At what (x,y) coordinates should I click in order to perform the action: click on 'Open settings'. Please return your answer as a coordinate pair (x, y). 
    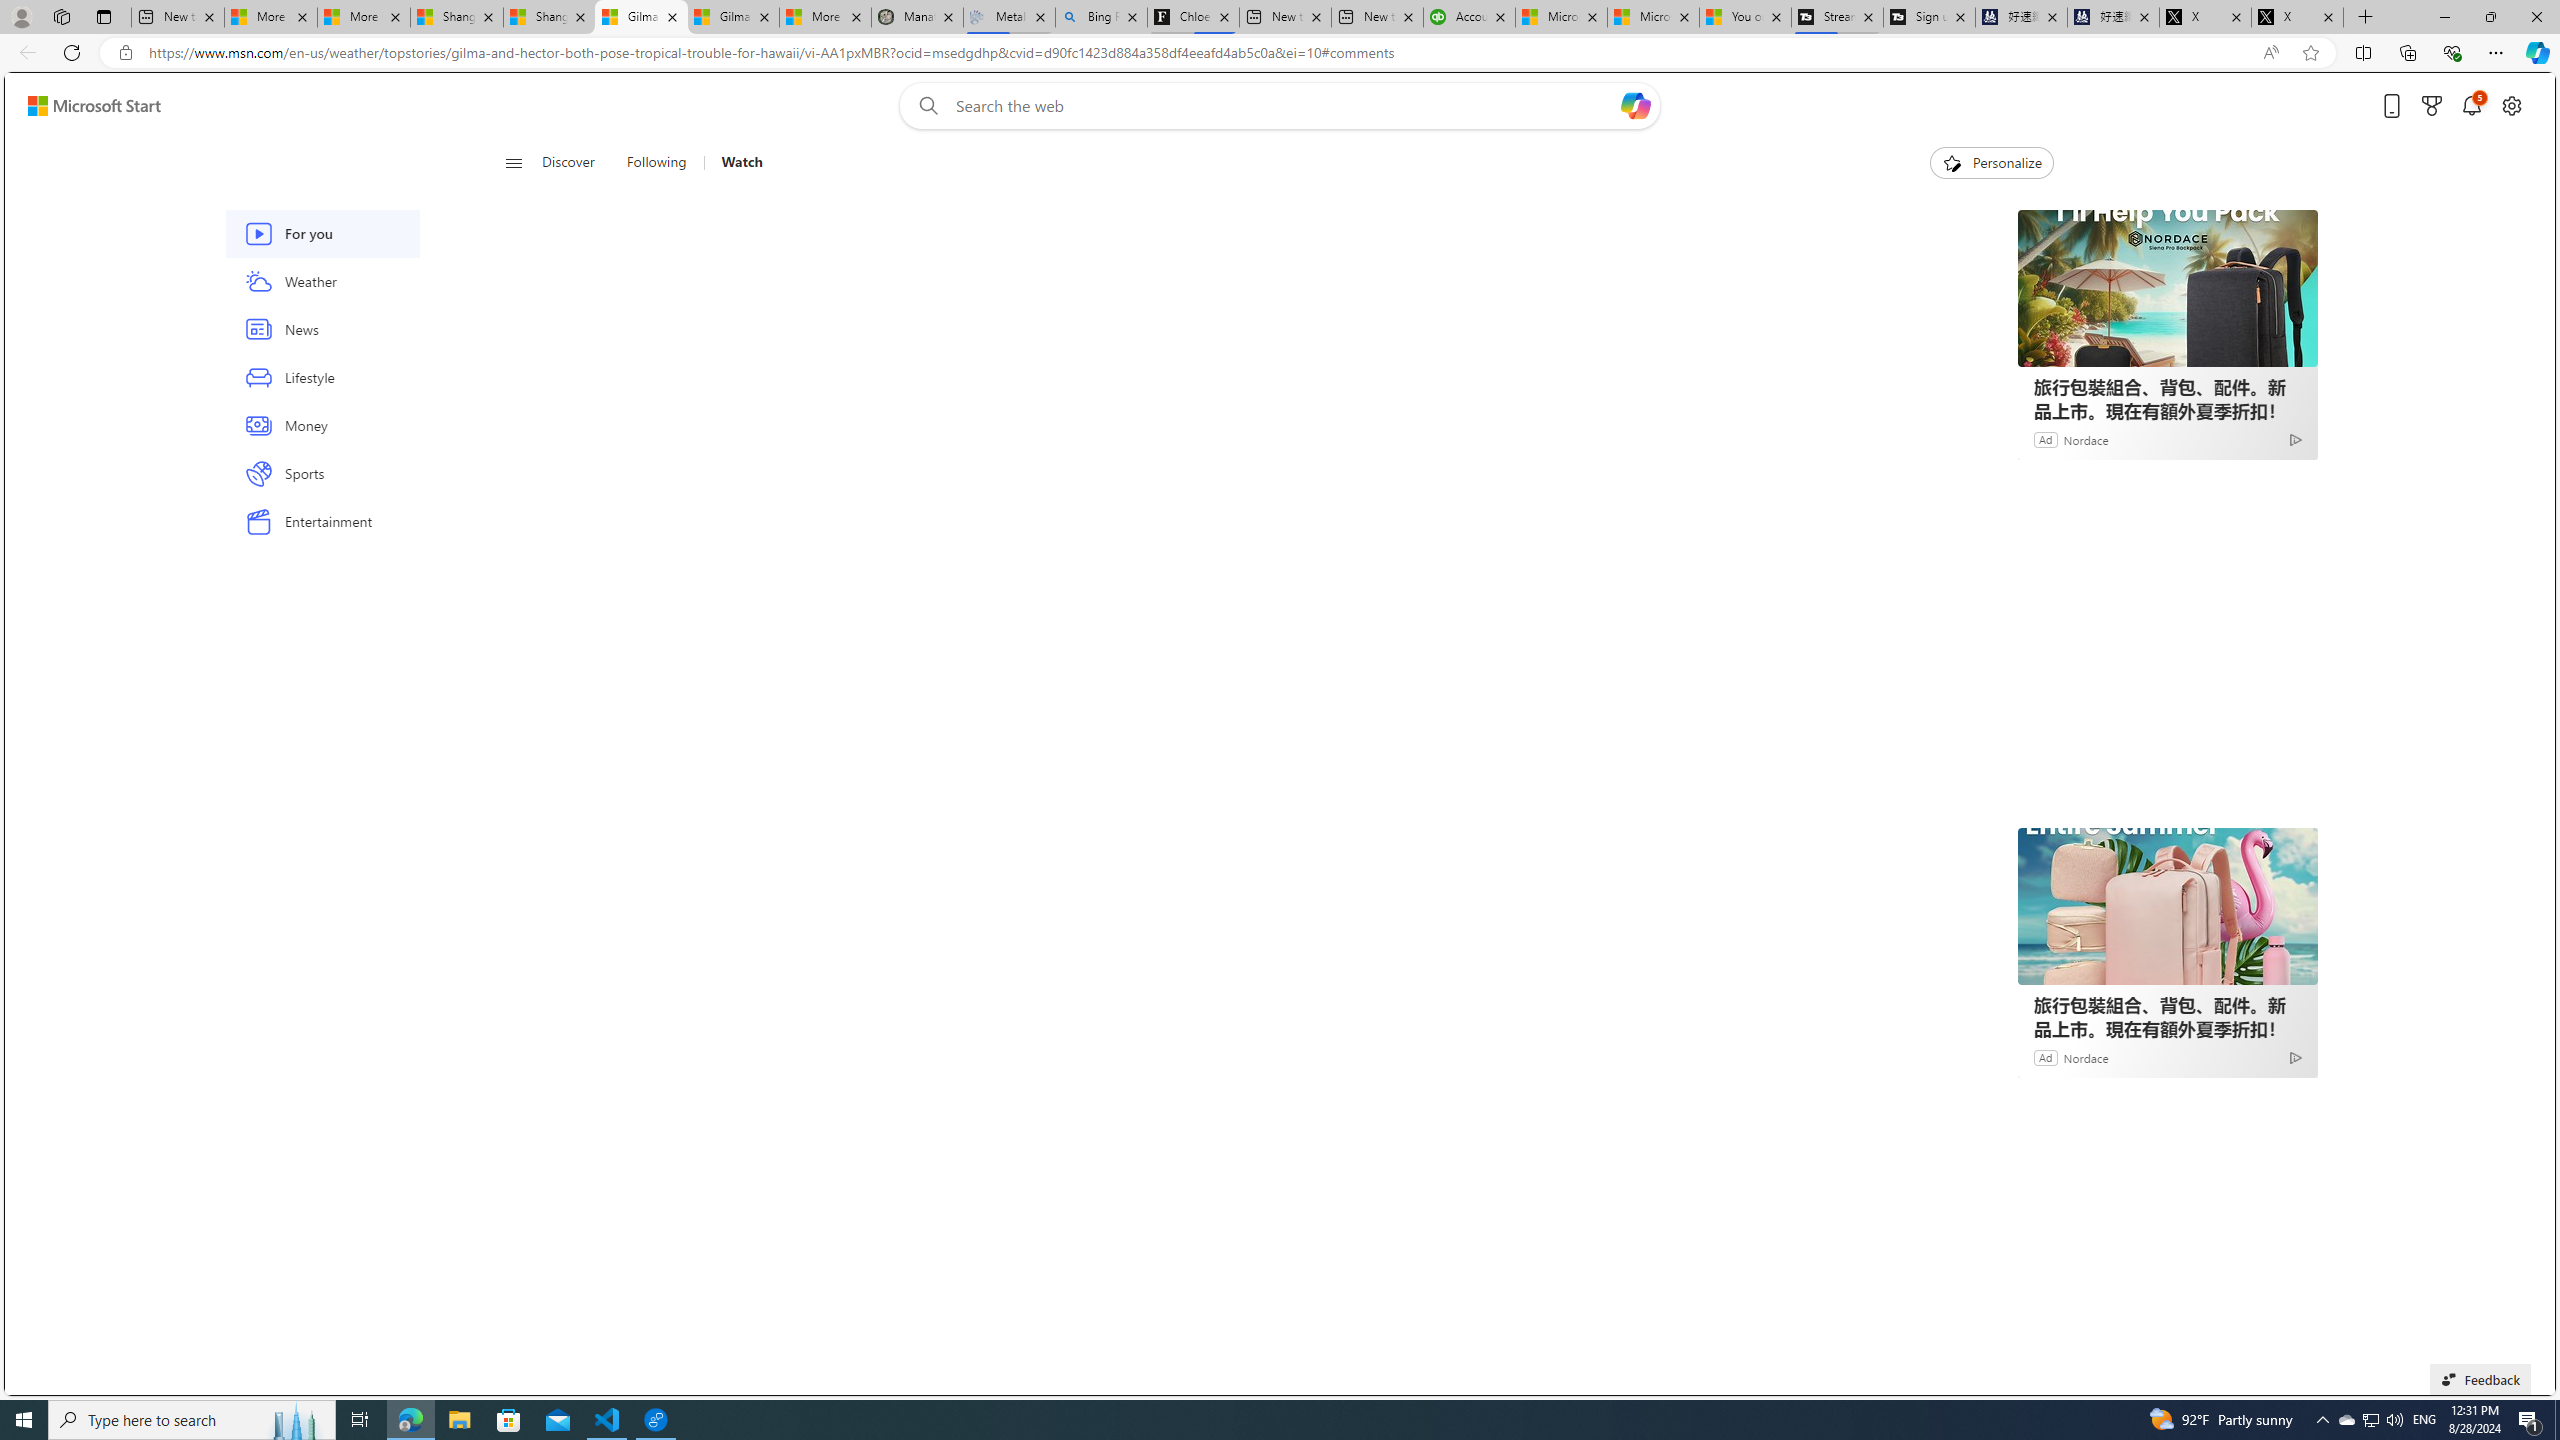
    Looking at the image, I should click on (2511, 106).